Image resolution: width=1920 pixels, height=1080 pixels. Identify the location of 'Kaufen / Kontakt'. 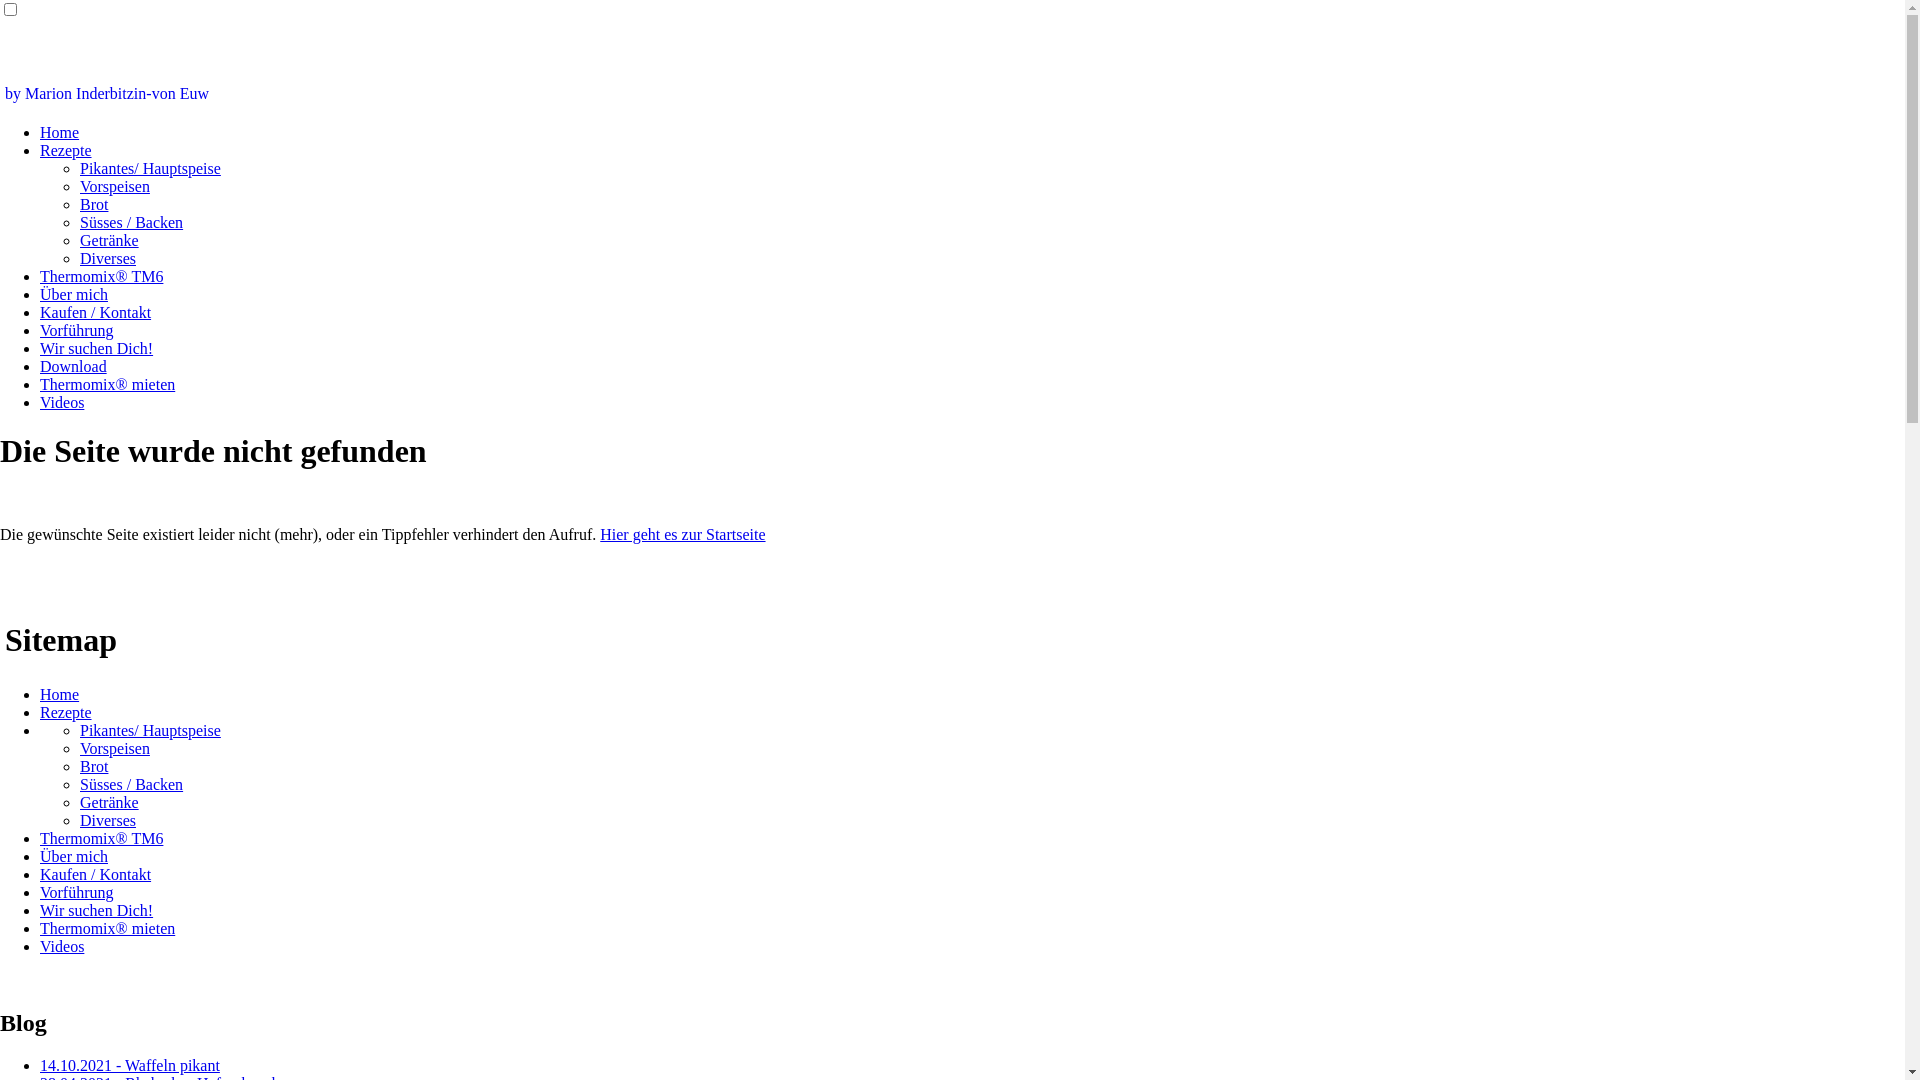
(94, 873).